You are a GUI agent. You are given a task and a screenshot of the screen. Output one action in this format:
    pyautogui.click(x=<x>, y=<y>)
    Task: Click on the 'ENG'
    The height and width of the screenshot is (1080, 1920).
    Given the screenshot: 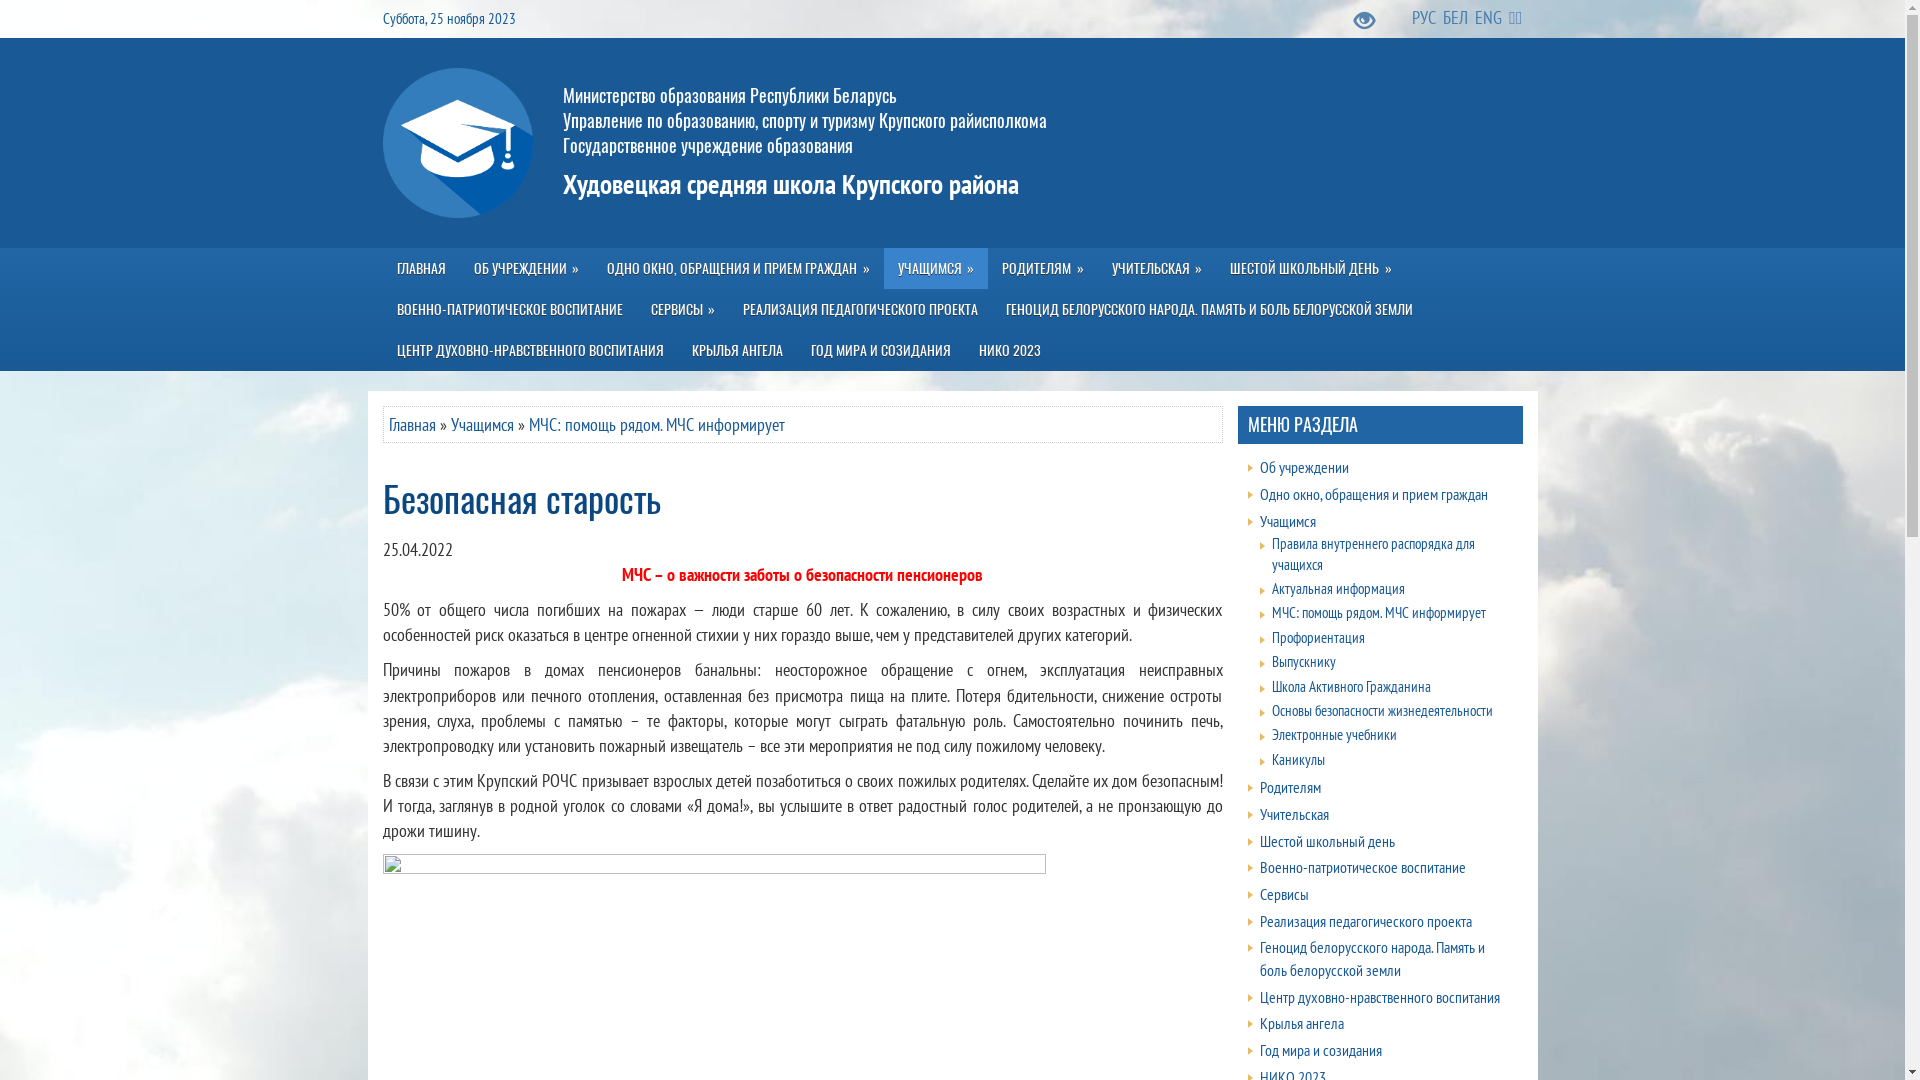 What is the action you would take?
    pyautogui.click(x=1474, y=17)
    